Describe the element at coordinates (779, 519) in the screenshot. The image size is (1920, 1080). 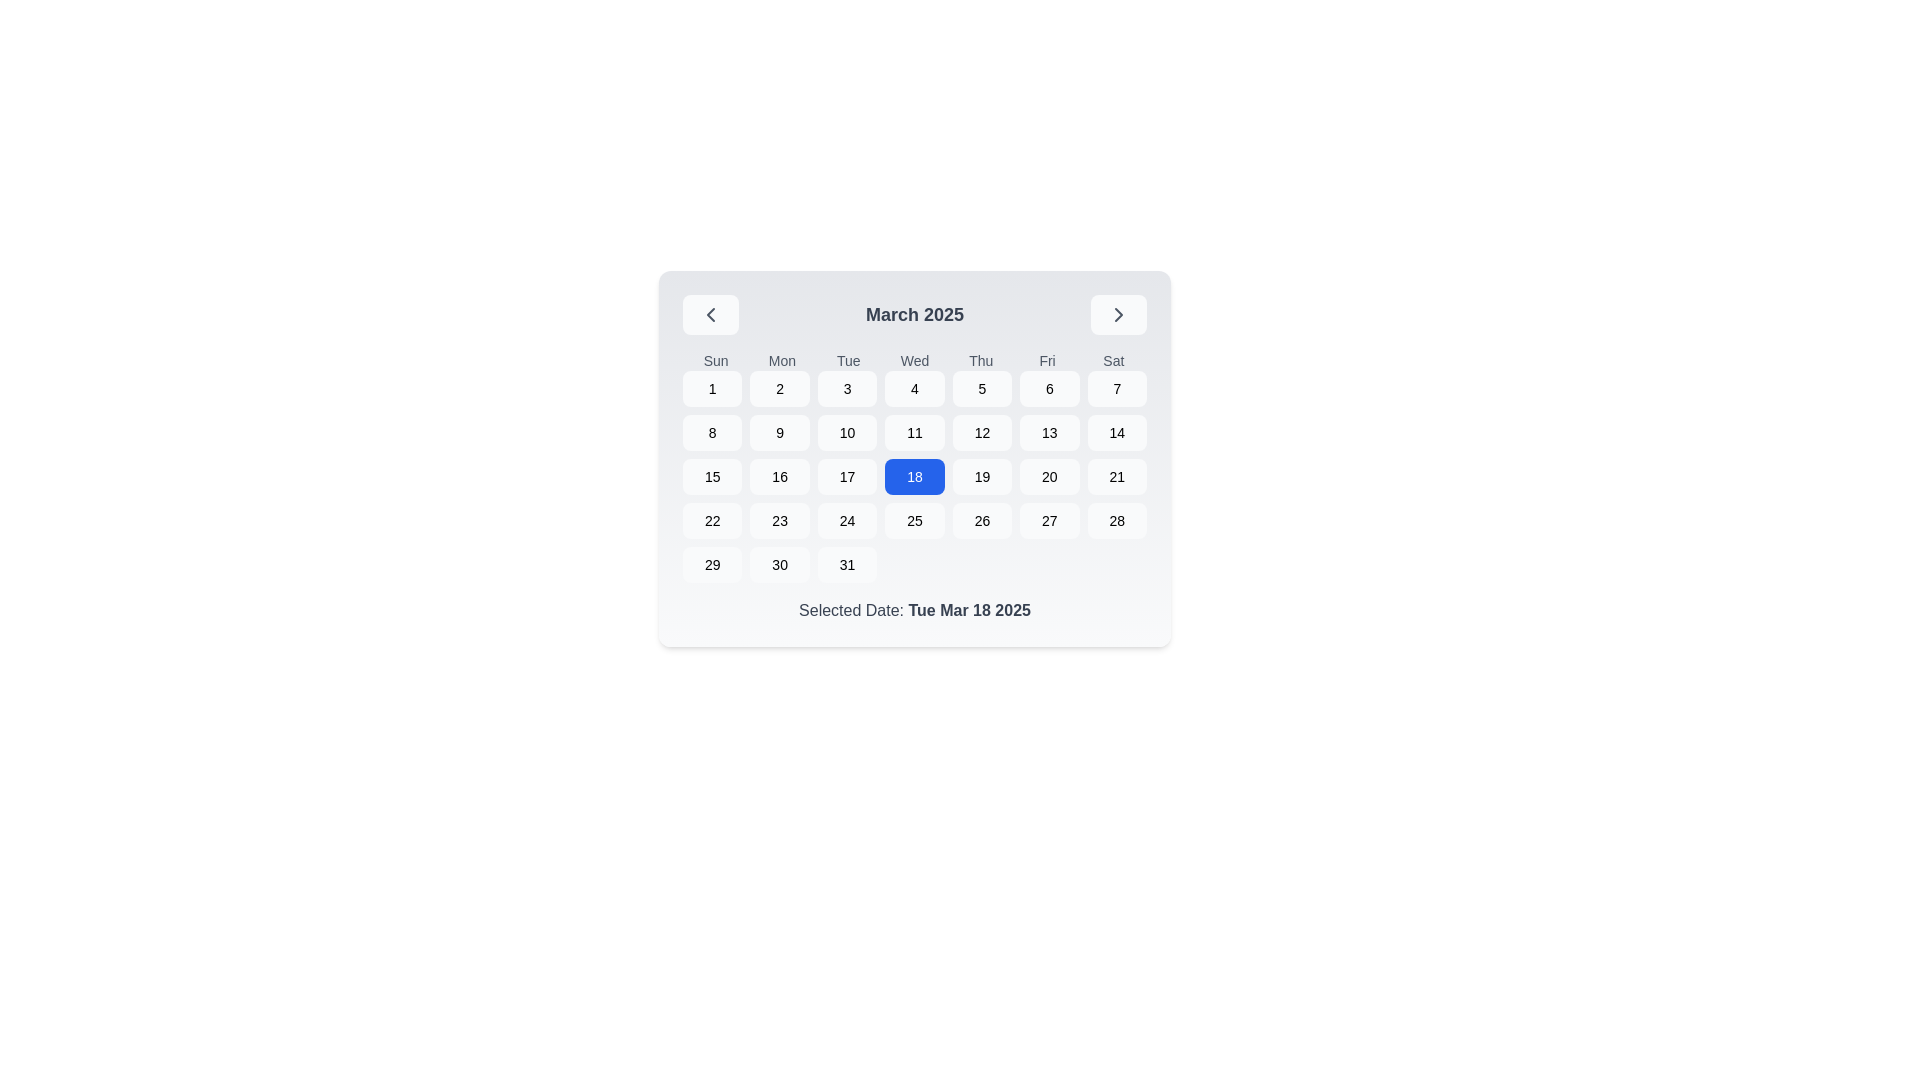
I see `the rounded rectangle button displaying the number '23'` at that location.